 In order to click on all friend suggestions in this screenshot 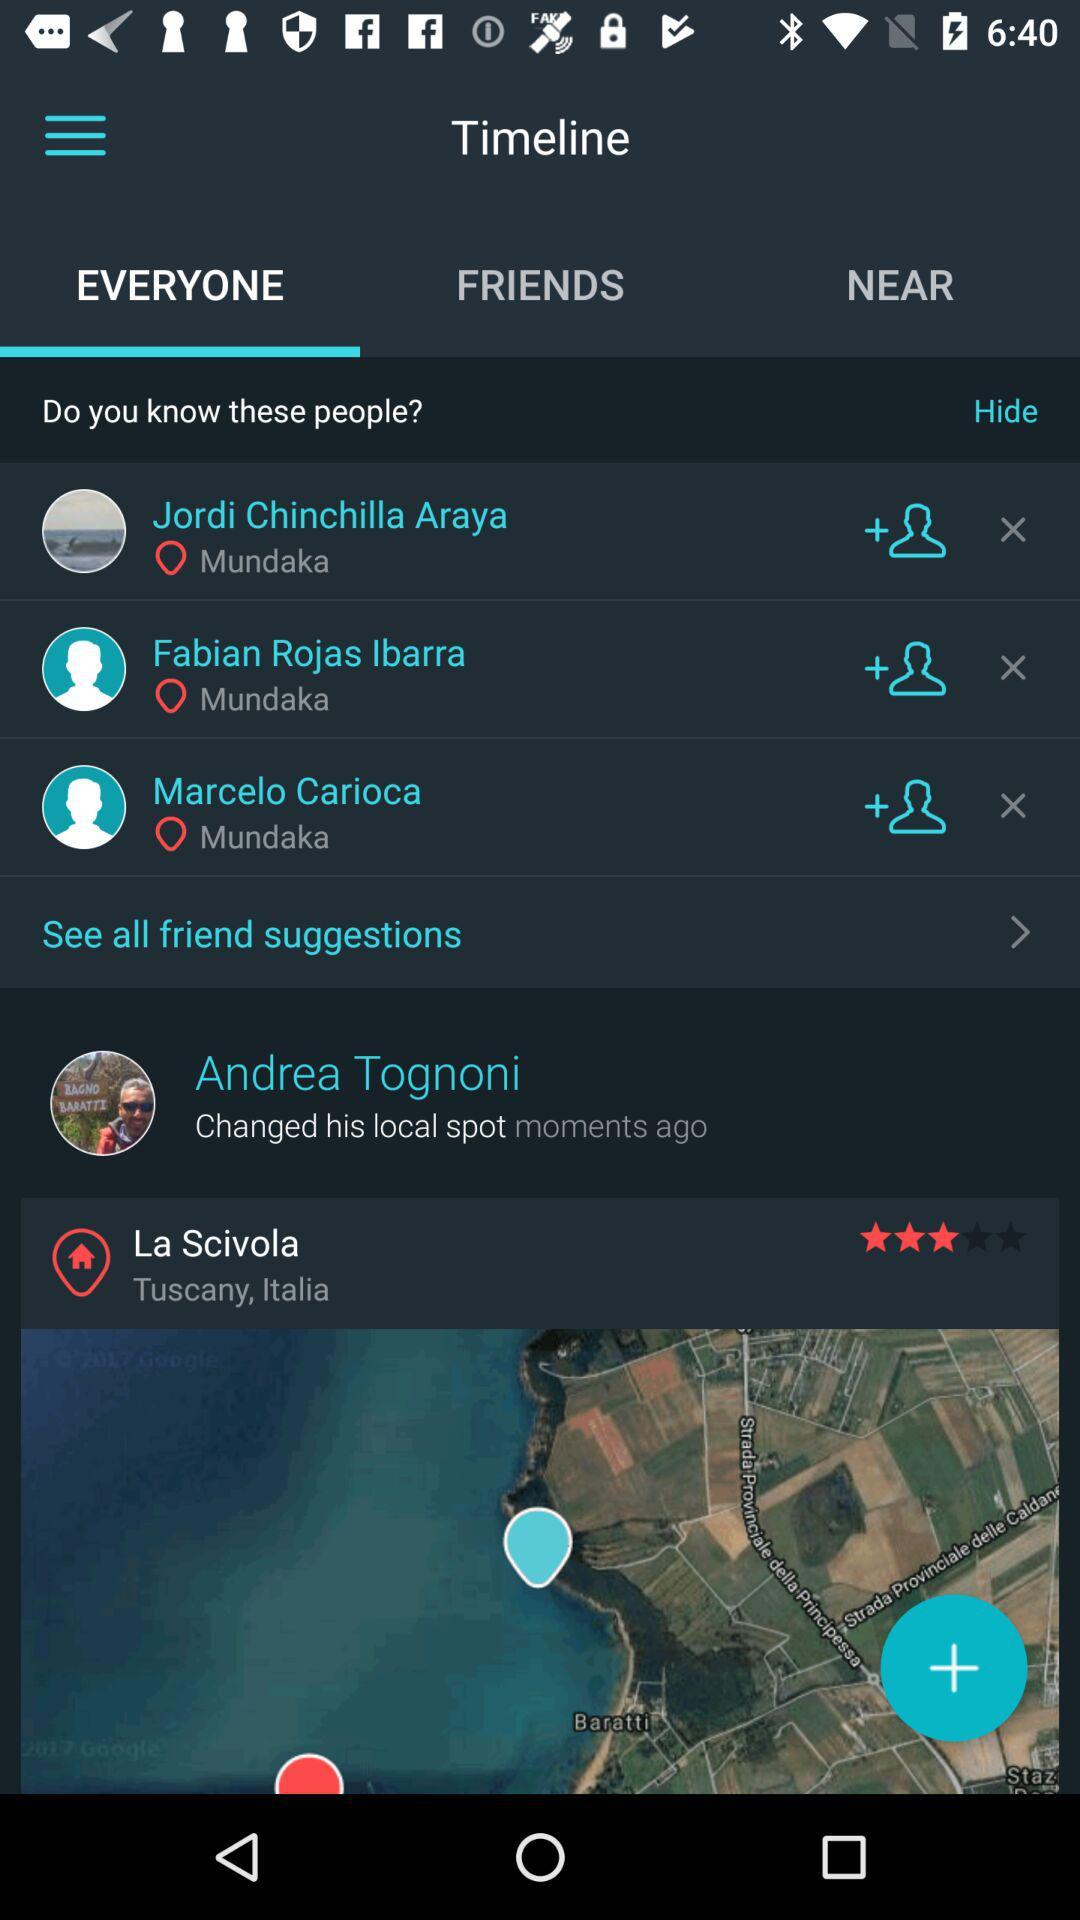, I will do `click(1021, 930)`.